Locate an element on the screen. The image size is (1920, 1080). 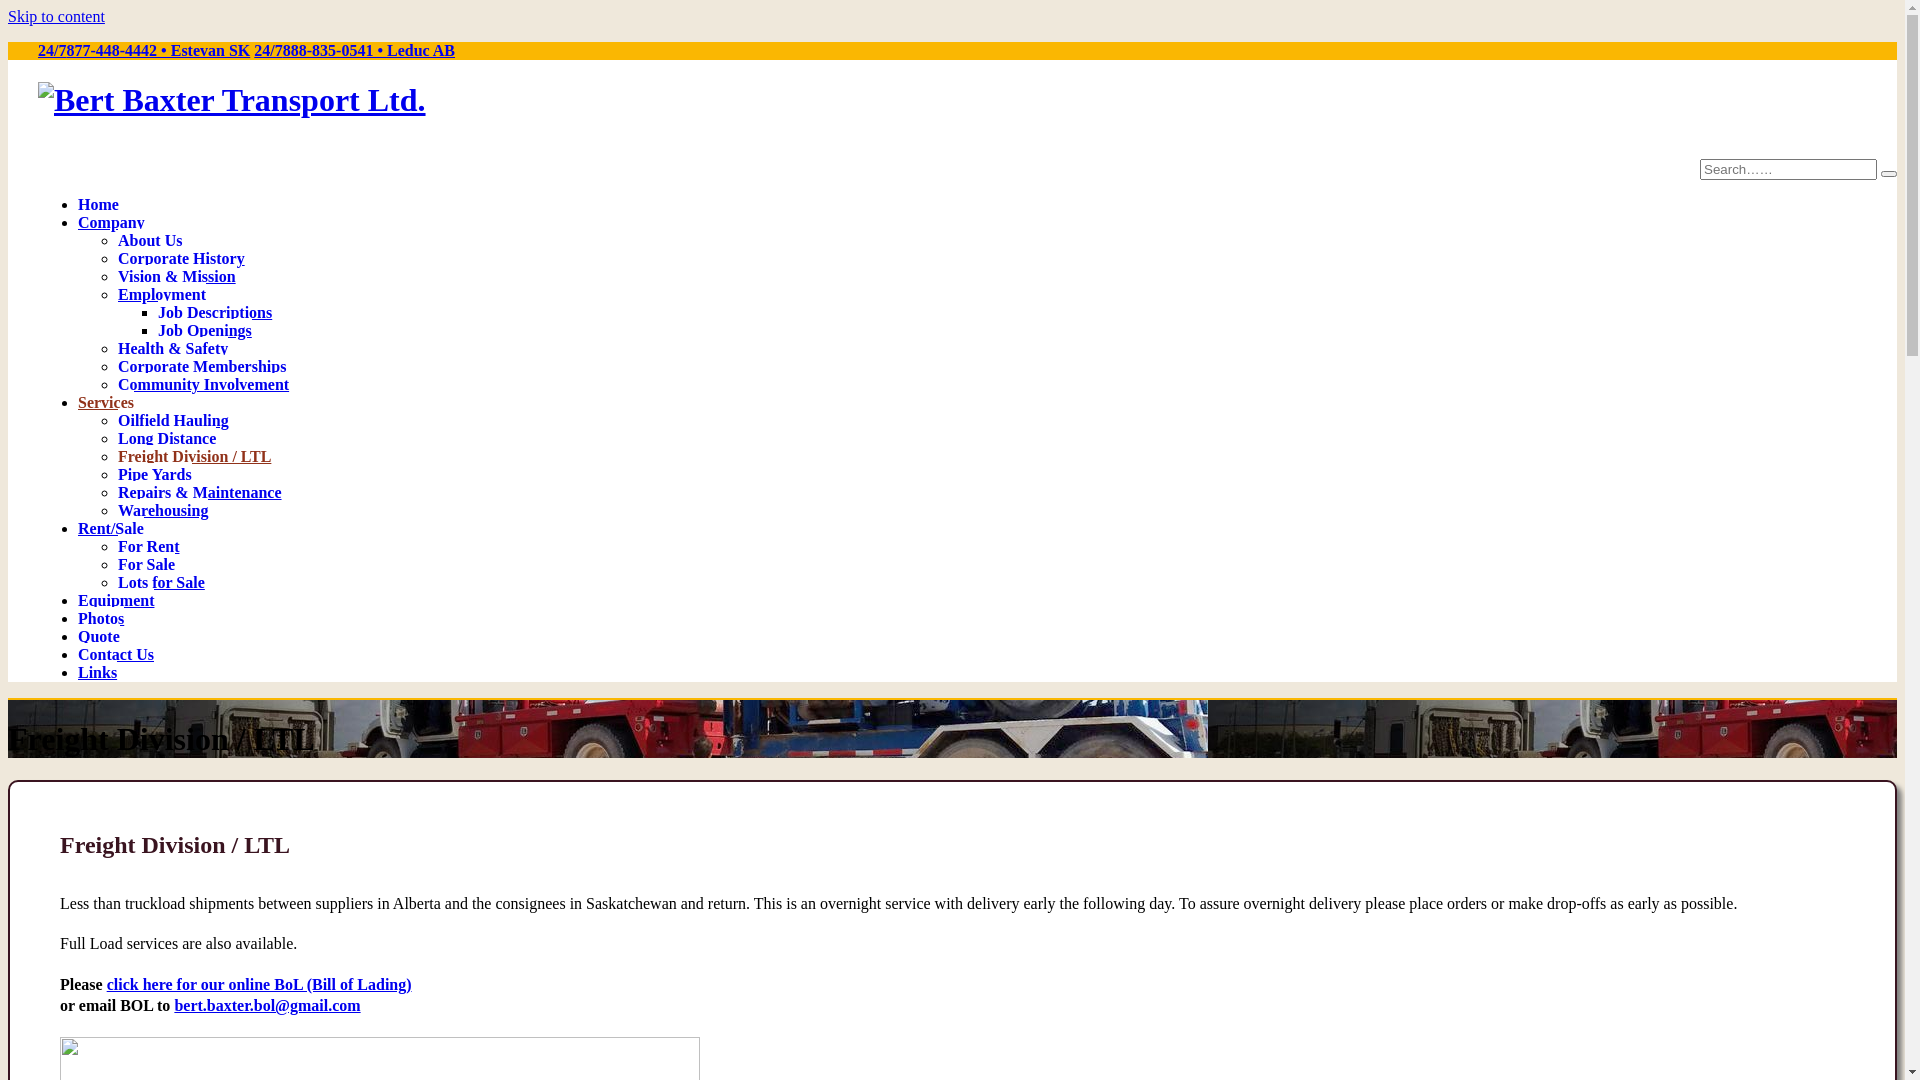
'Health & Safety' is located at coordinates (172, 346).